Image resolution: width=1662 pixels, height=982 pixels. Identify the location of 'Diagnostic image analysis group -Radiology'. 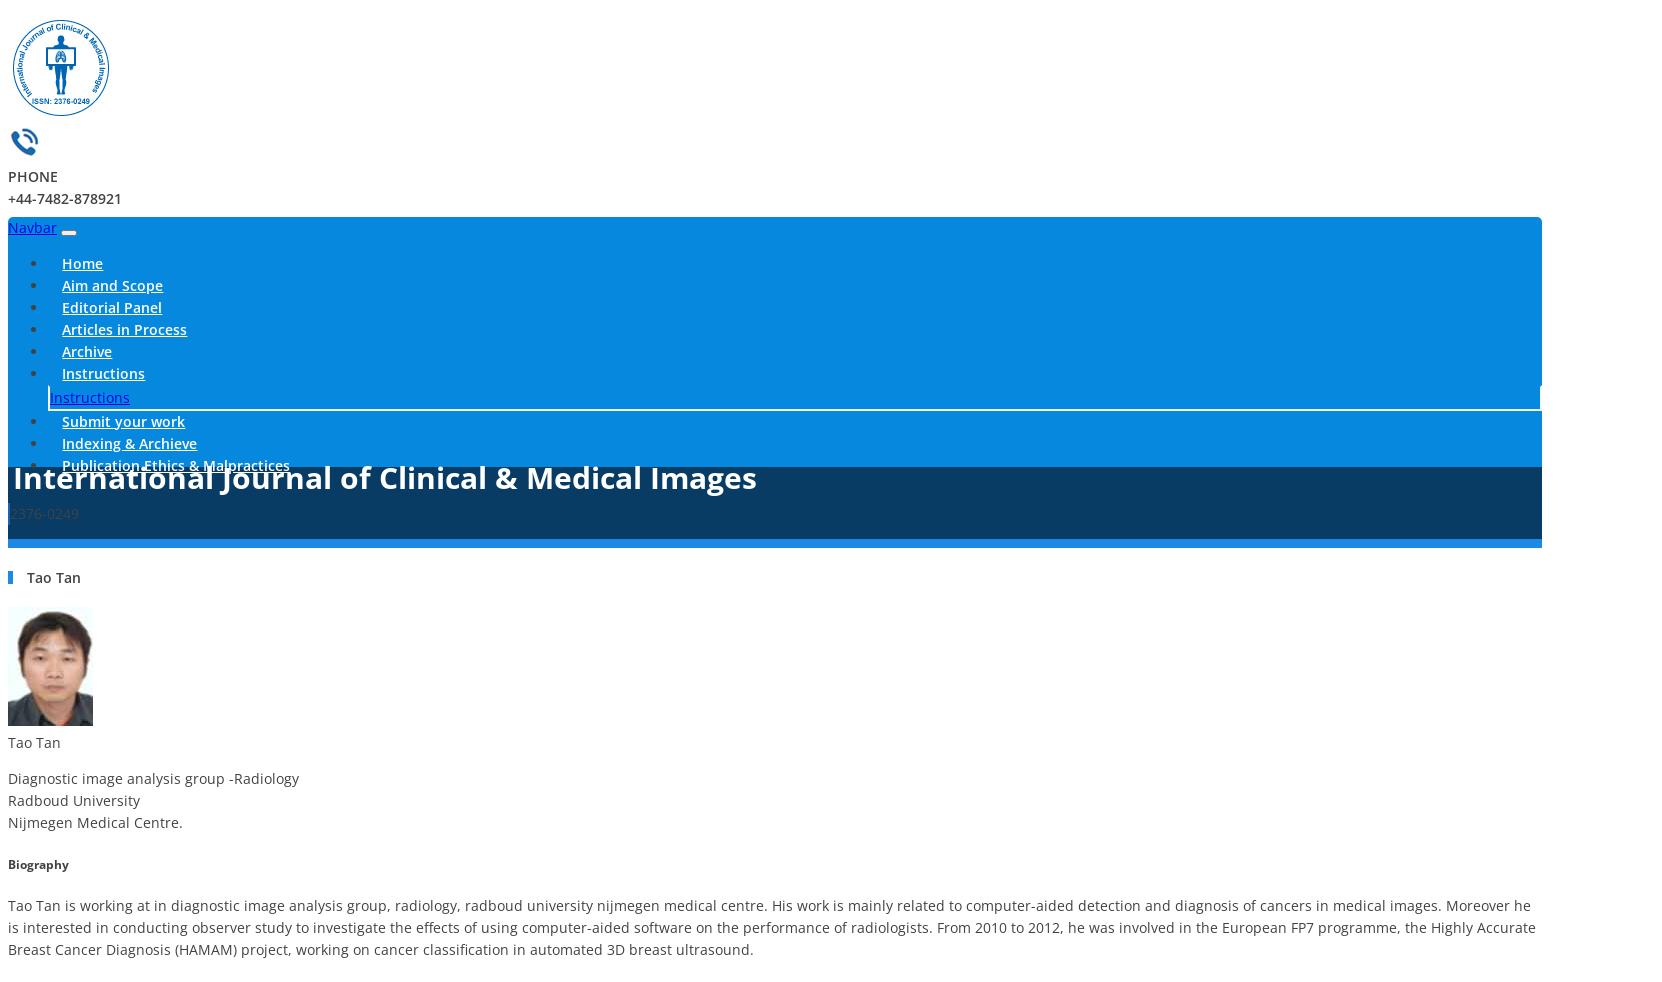
(153, 778).